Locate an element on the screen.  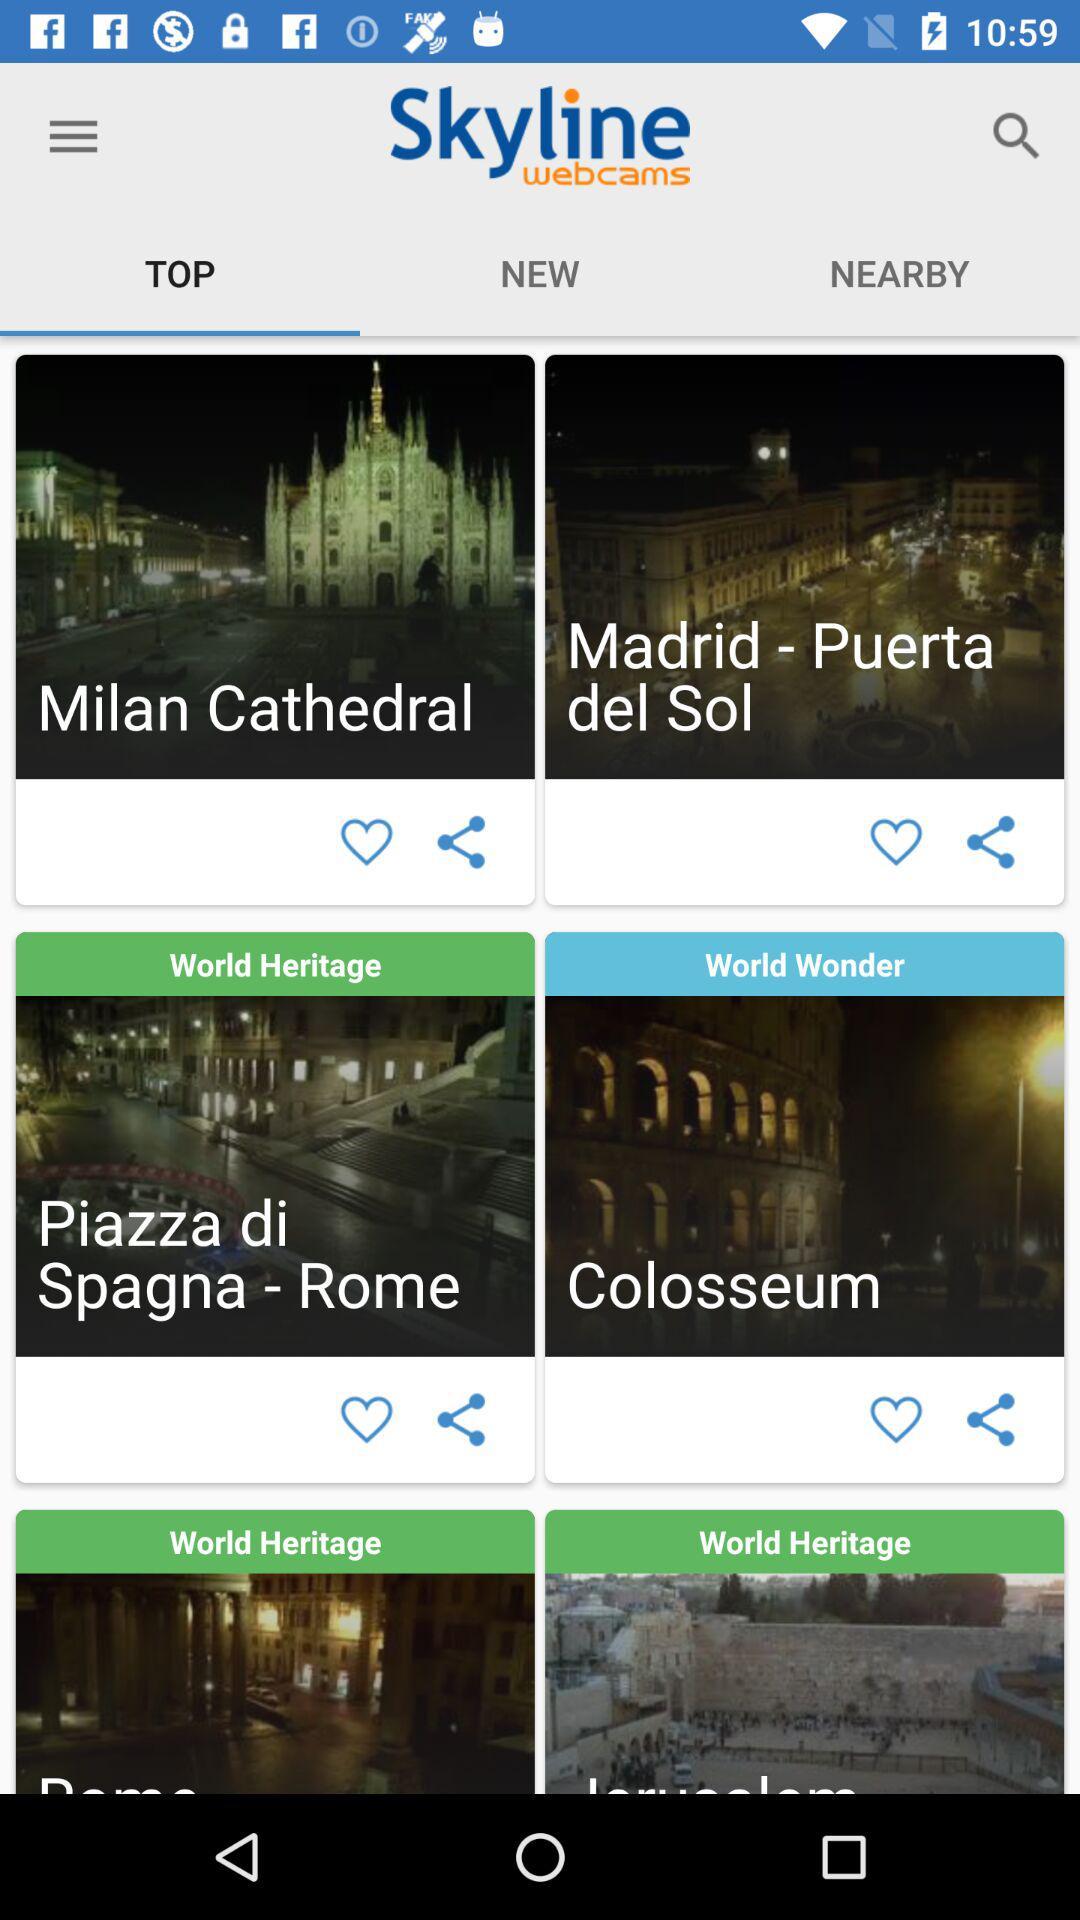
jerusalem option is located at coordinates (803, 1651).